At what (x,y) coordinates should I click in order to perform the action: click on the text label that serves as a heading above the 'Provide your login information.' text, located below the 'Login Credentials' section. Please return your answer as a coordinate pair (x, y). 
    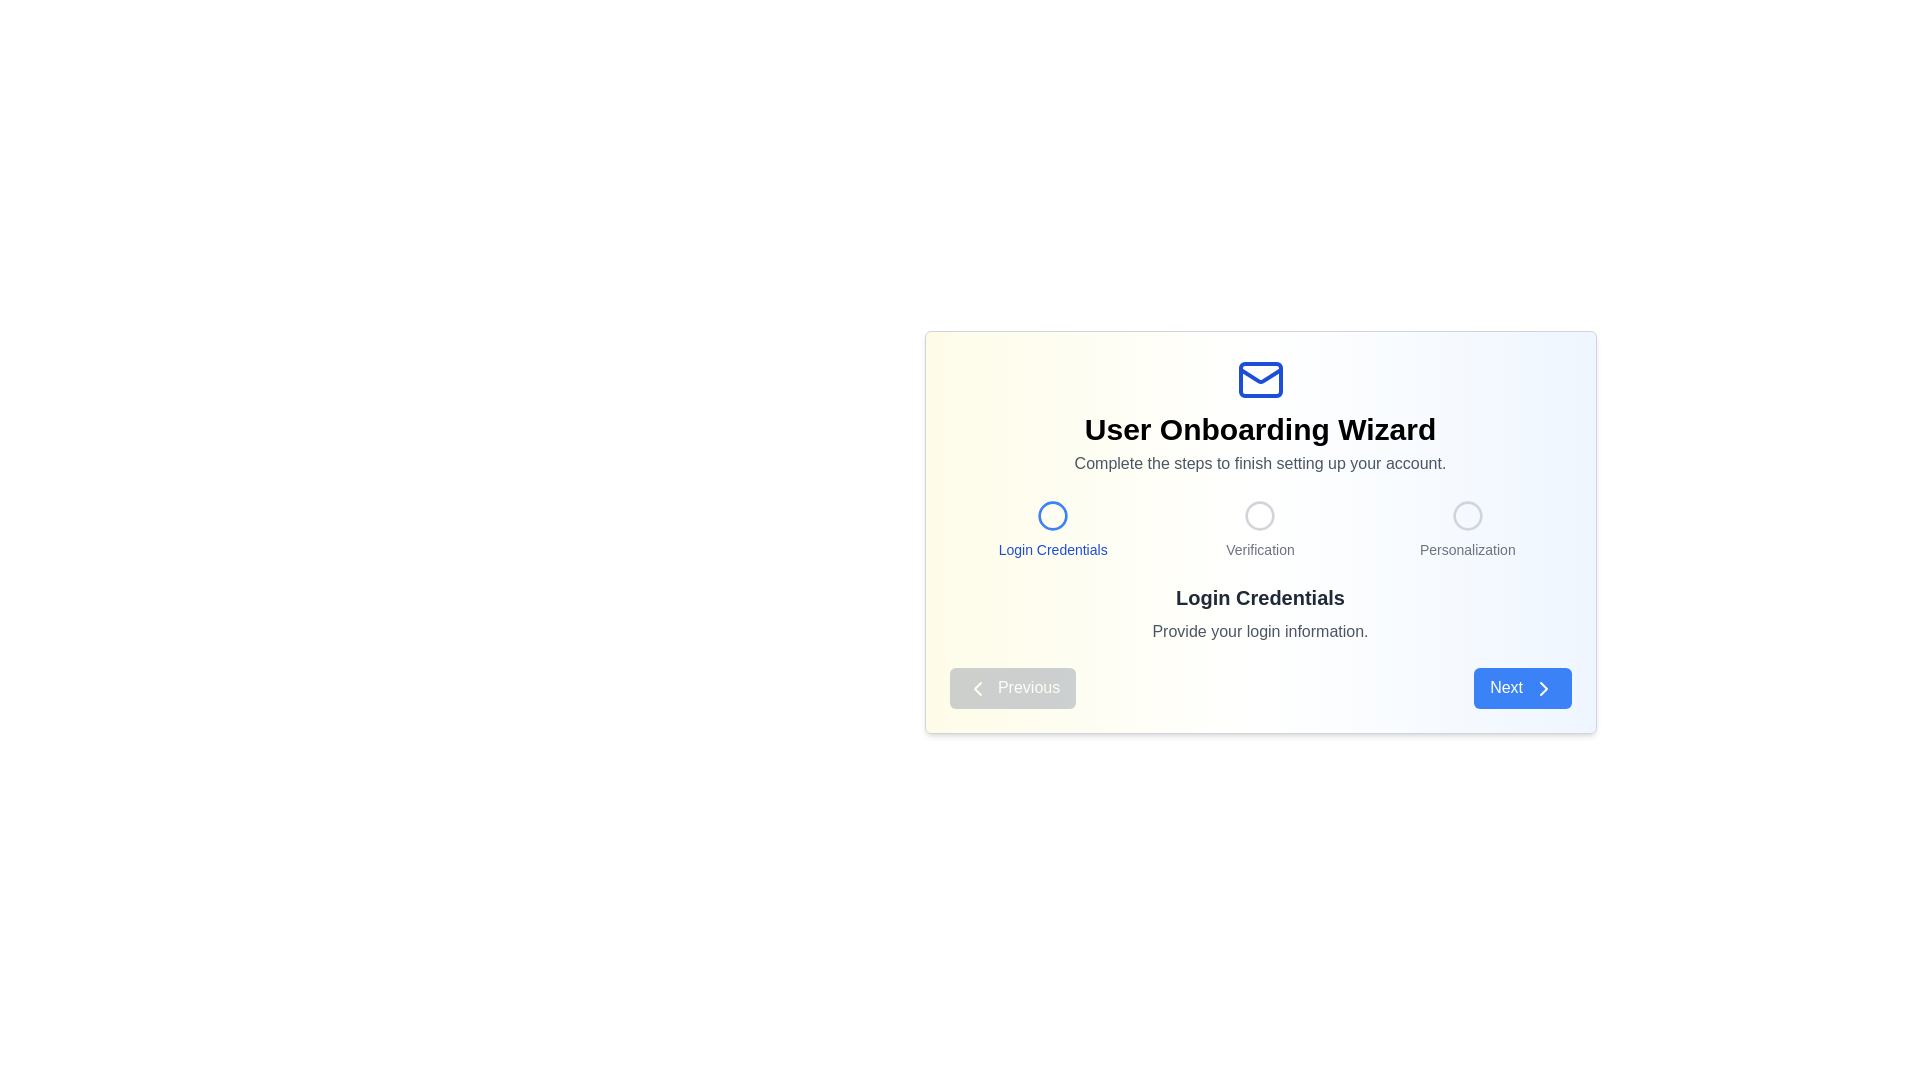
    Looking at the image, I should click on (1259, 596).